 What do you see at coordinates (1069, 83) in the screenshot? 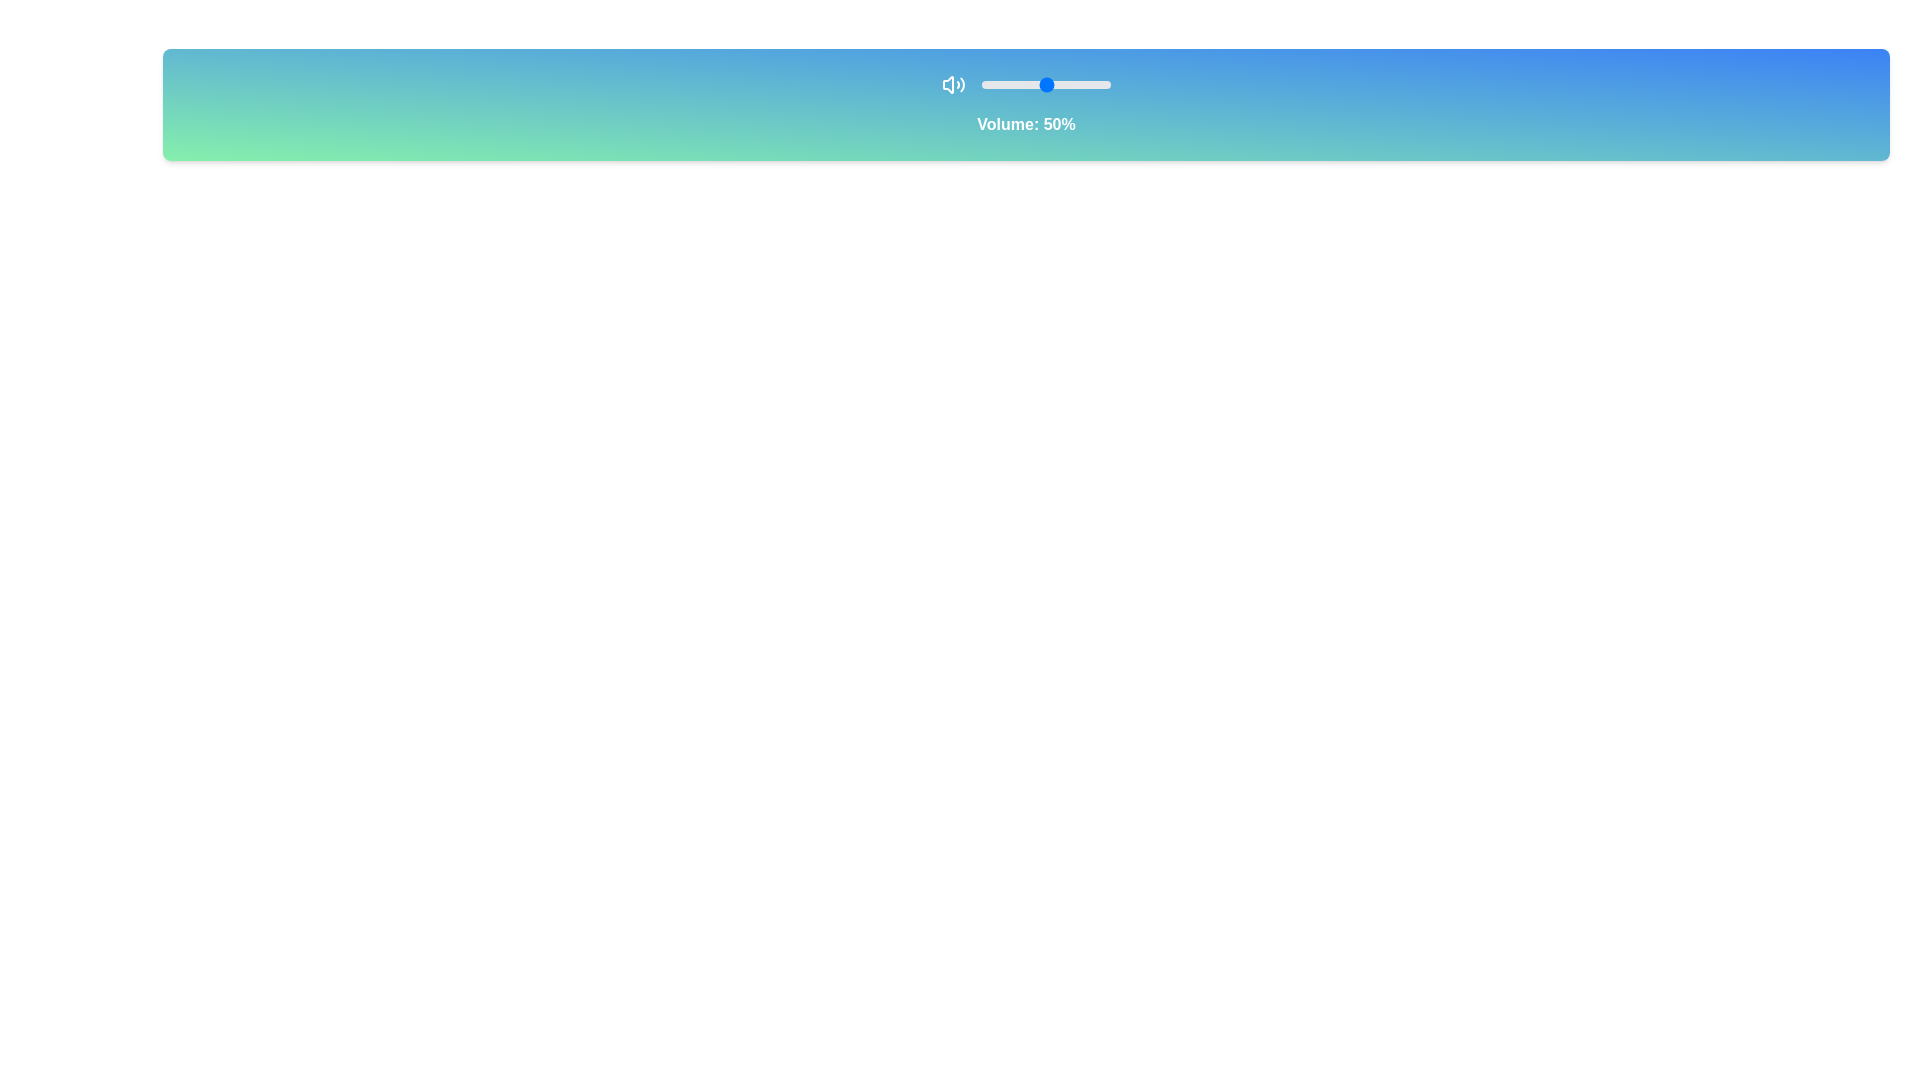
I see `the slider` at bounding box center [1069, 83].